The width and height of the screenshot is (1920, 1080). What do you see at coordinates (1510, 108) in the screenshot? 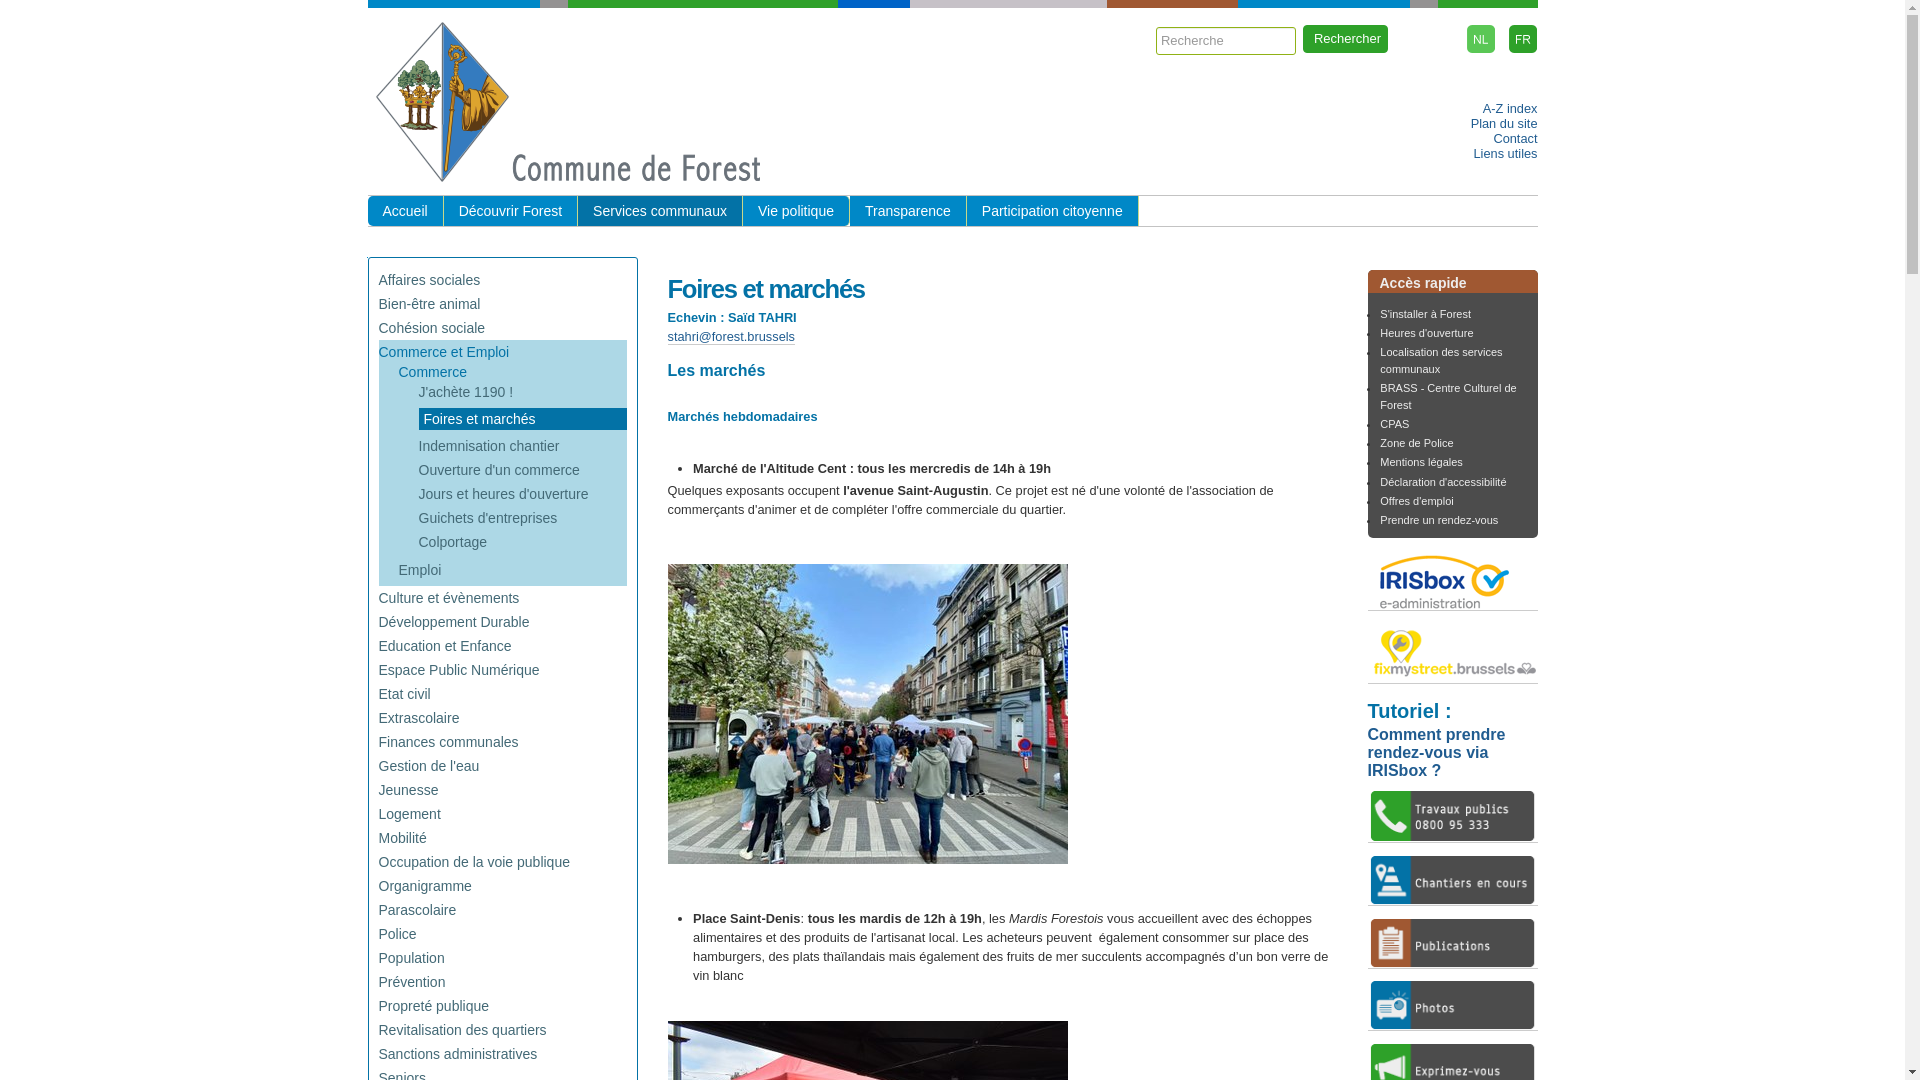
I see `'A-Z index'` at bounding box center [1510, 108].